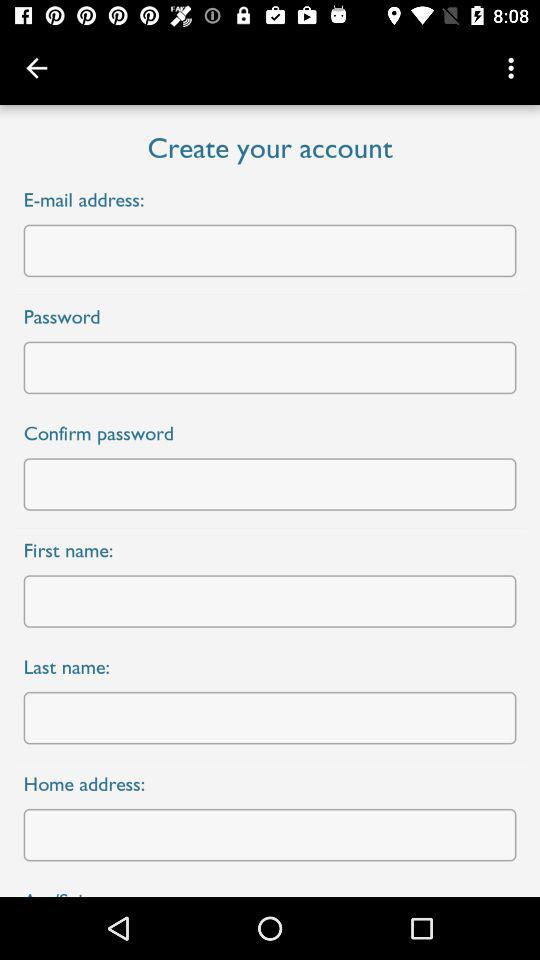 This screenshot has height=960, width=540. What do you see at coordinates (270, 250) in the screenshot?
I see `a text field which is below email address on the page` at bounding box center [270, 250].